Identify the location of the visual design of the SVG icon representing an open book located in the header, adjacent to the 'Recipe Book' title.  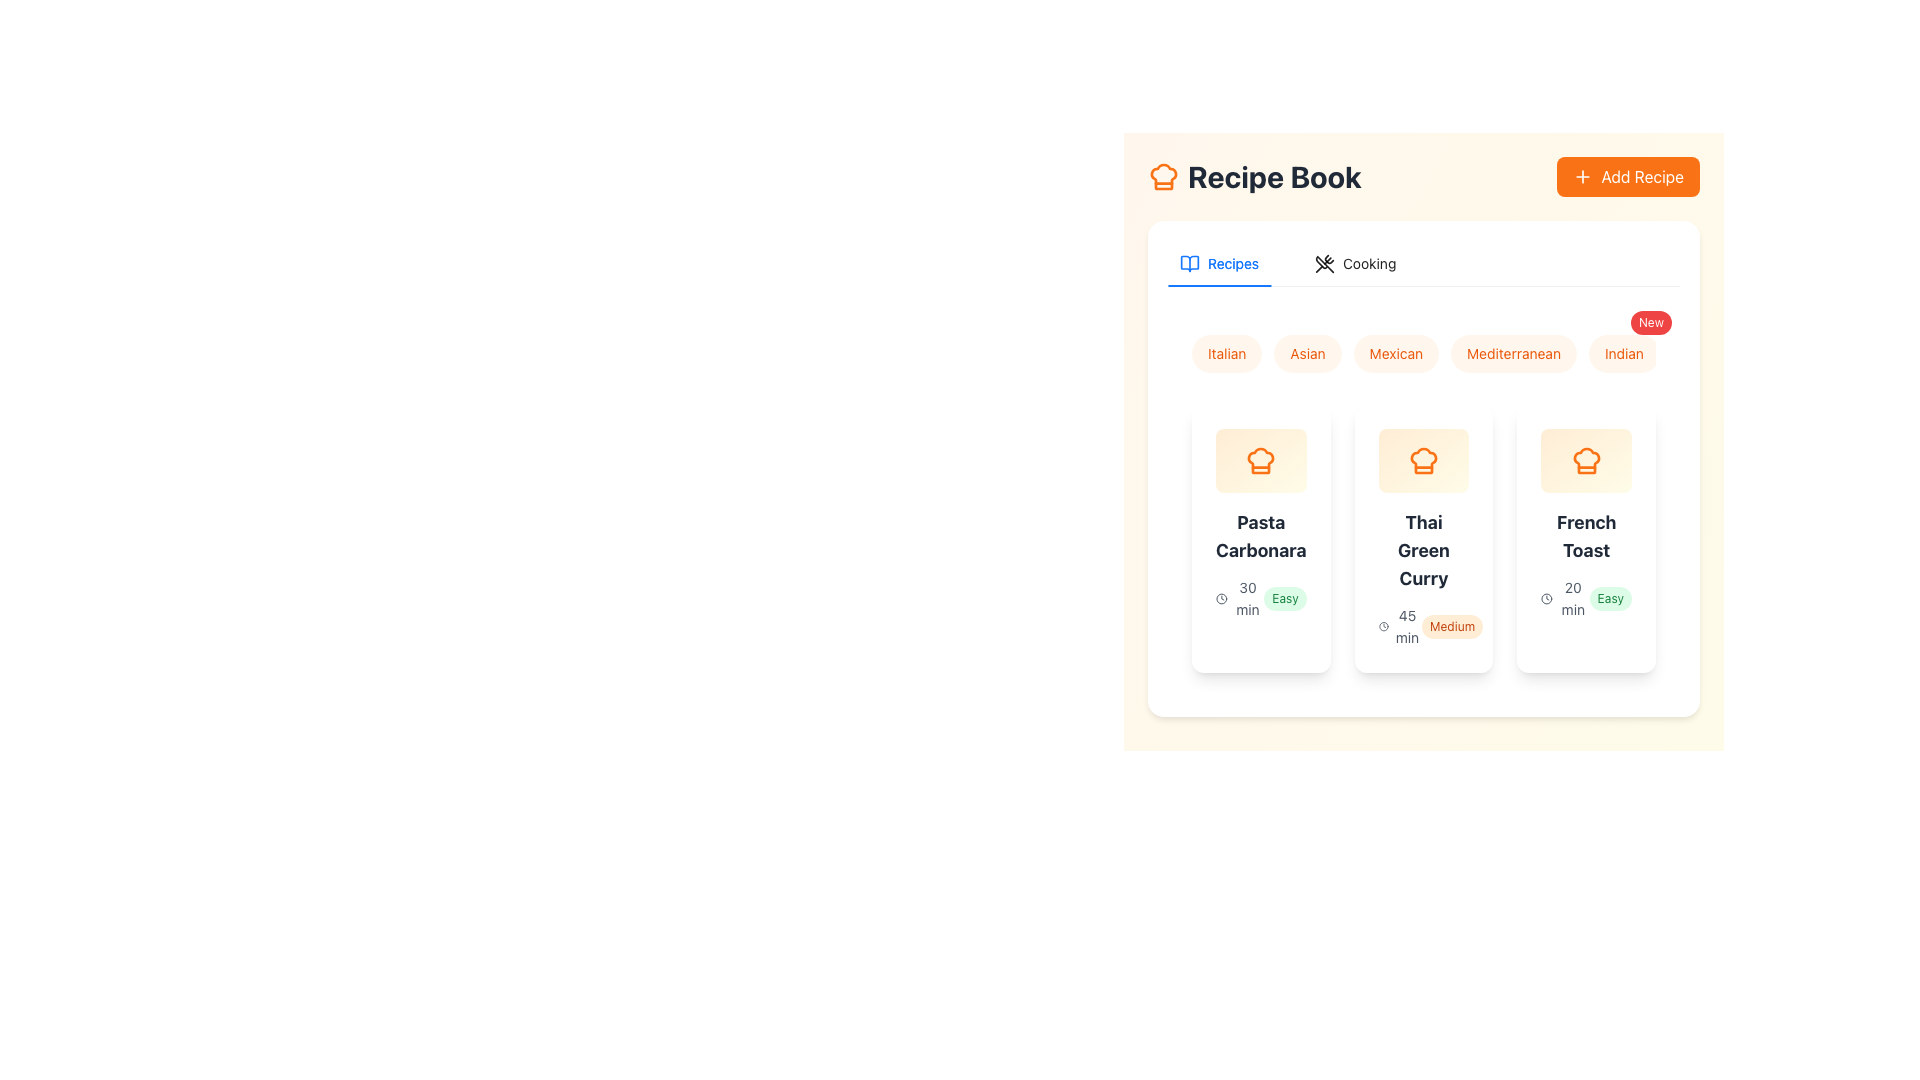
(1190, 262).